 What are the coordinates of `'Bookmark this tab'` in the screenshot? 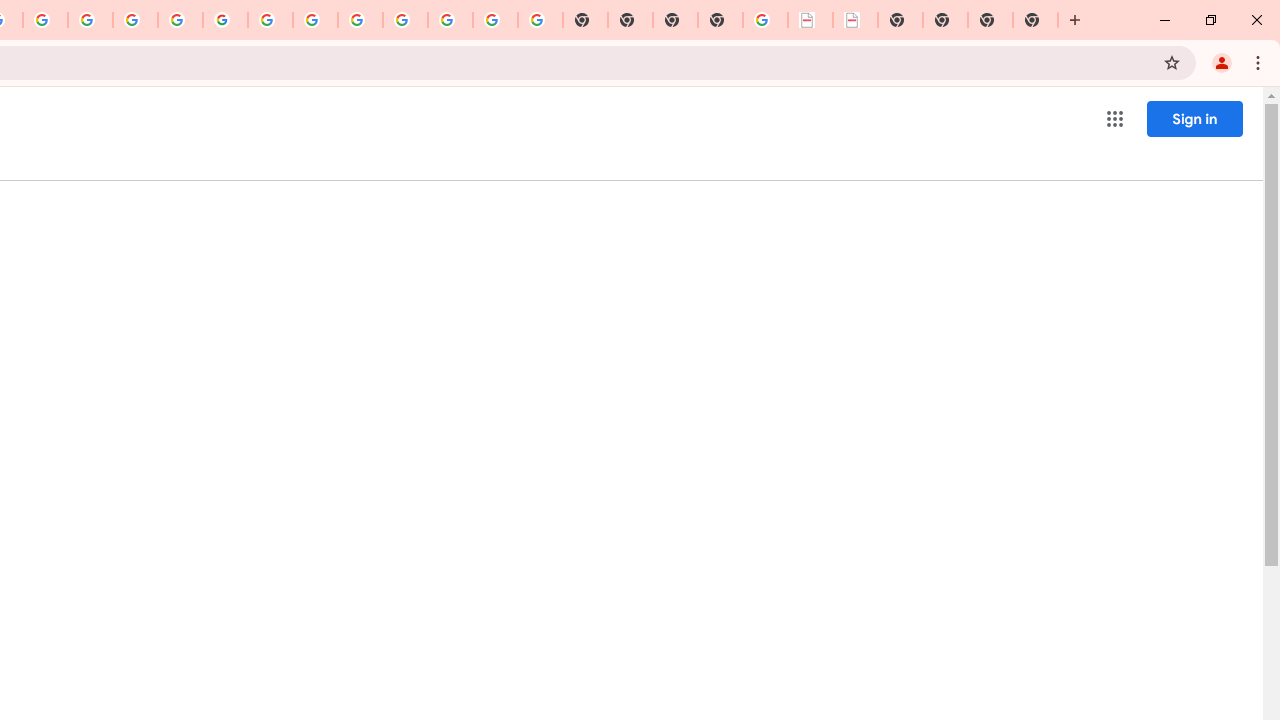 It's located at (1171, 61).